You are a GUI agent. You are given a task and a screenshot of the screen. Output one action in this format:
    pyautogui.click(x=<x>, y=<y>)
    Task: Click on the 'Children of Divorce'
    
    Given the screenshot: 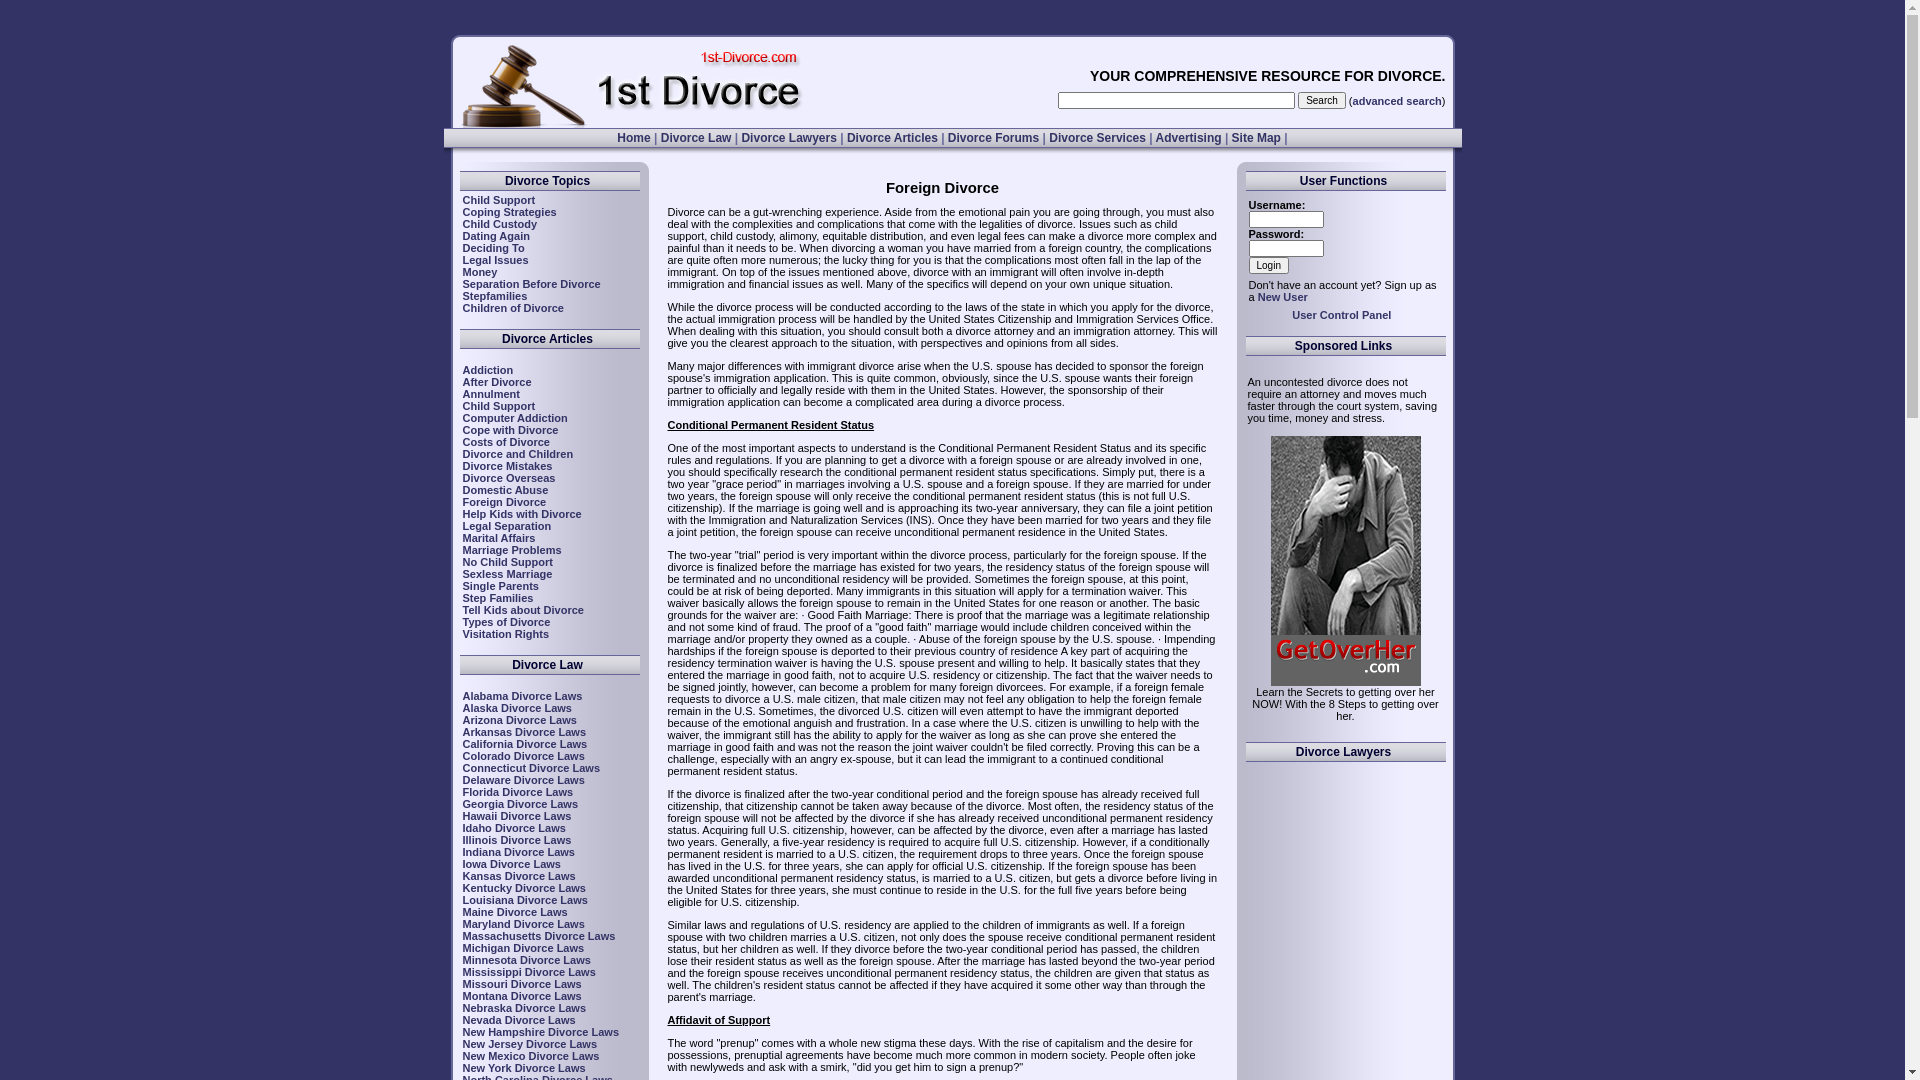 What is the action you would take?
    pyautogui.click(x=512, y=308)
    